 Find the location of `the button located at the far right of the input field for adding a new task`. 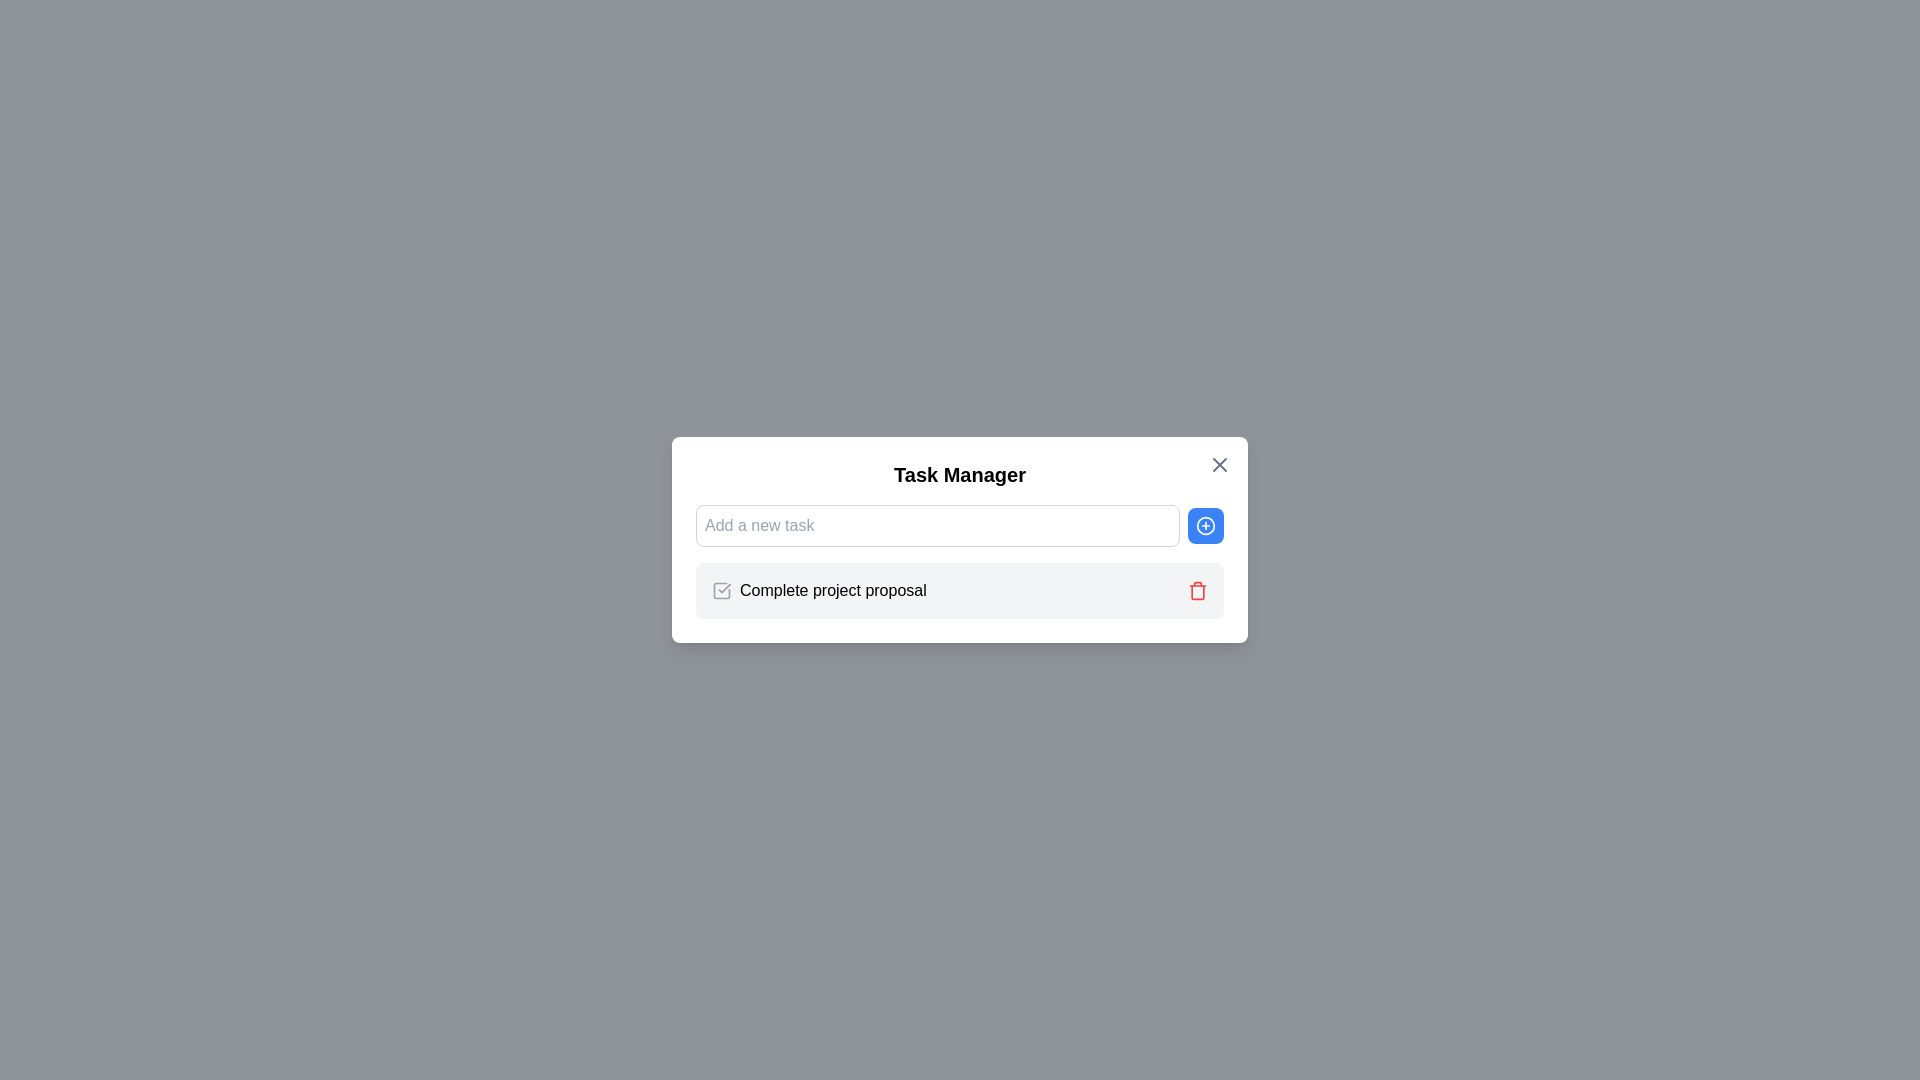

the button located at the far right of the input field for adding a new task is located at coordinates (1204, 524).